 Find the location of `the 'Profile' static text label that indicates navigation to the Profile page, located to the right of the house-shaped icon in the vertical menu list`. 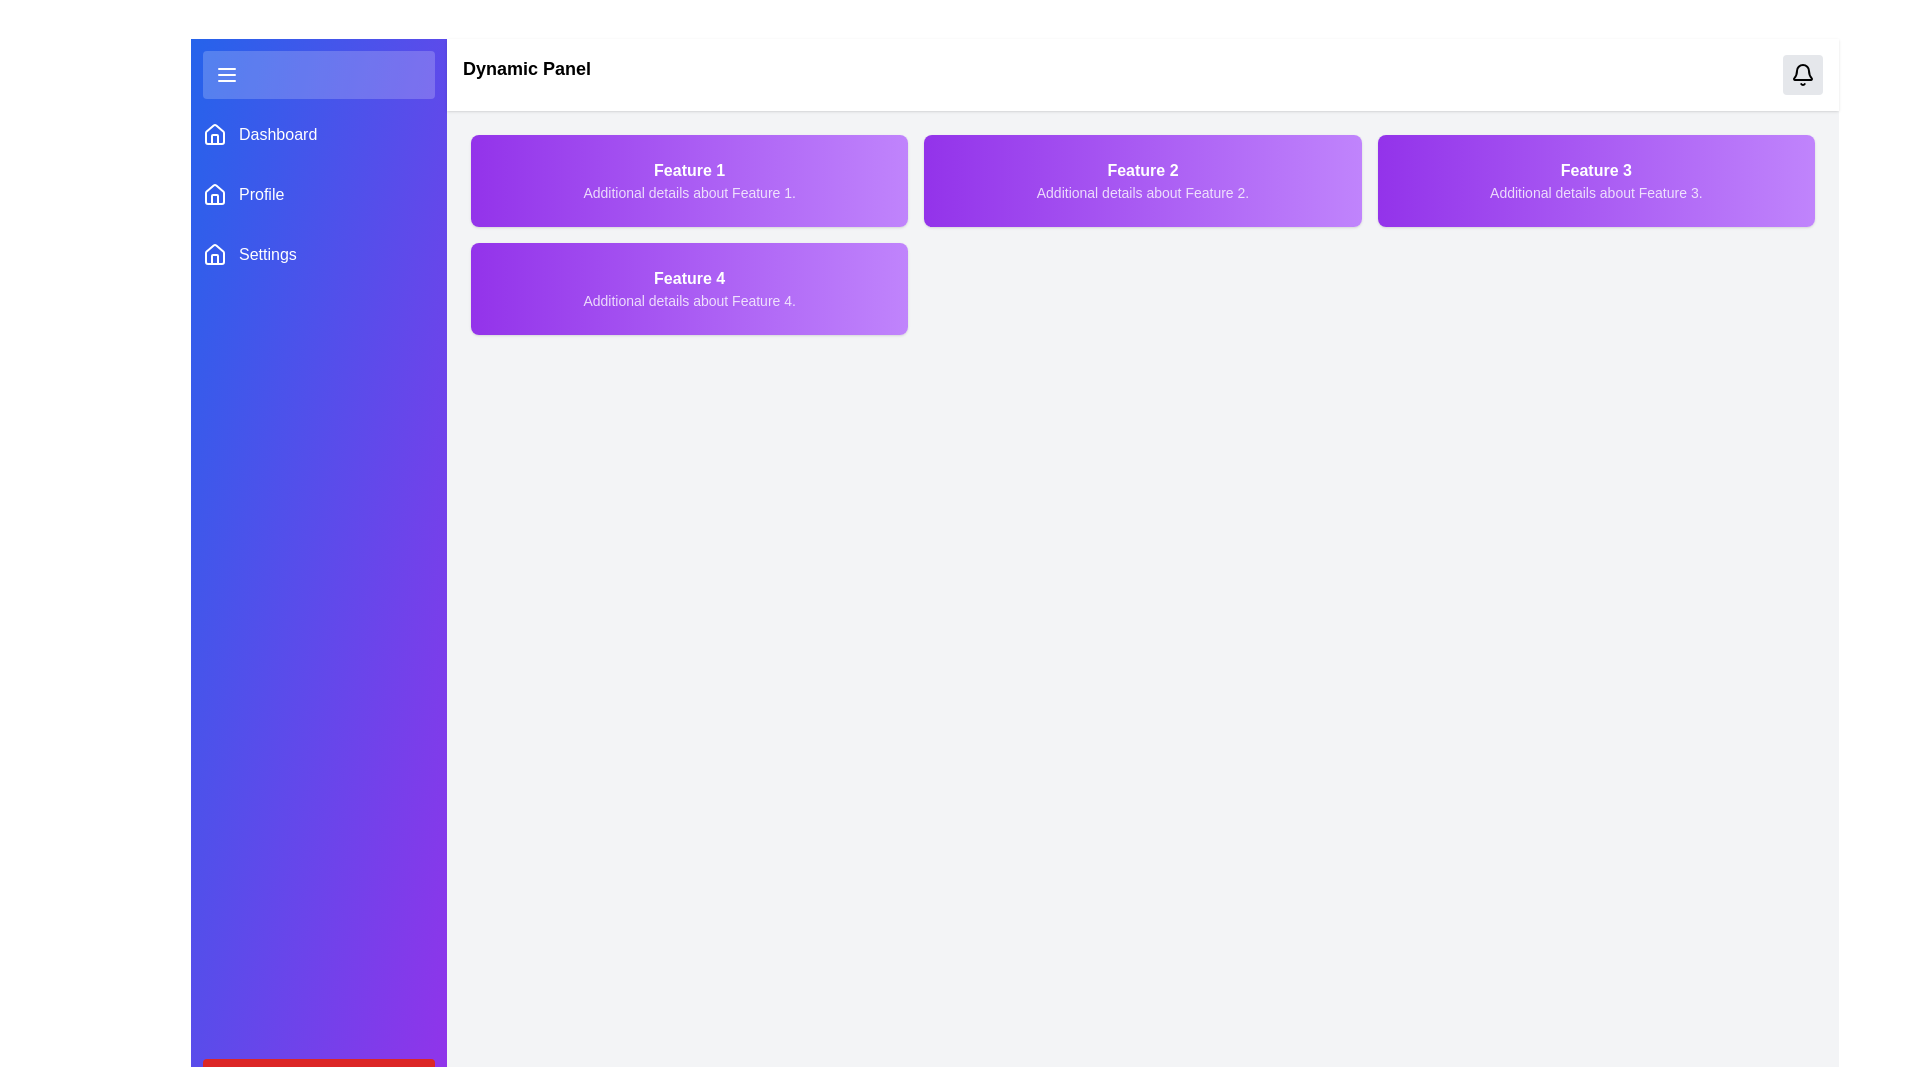

the 'Profile' static text label that indicates navigation to the Profile page, located to the right of the house-shaped icon in the vertical menu list is located at coordinates (260, 195).